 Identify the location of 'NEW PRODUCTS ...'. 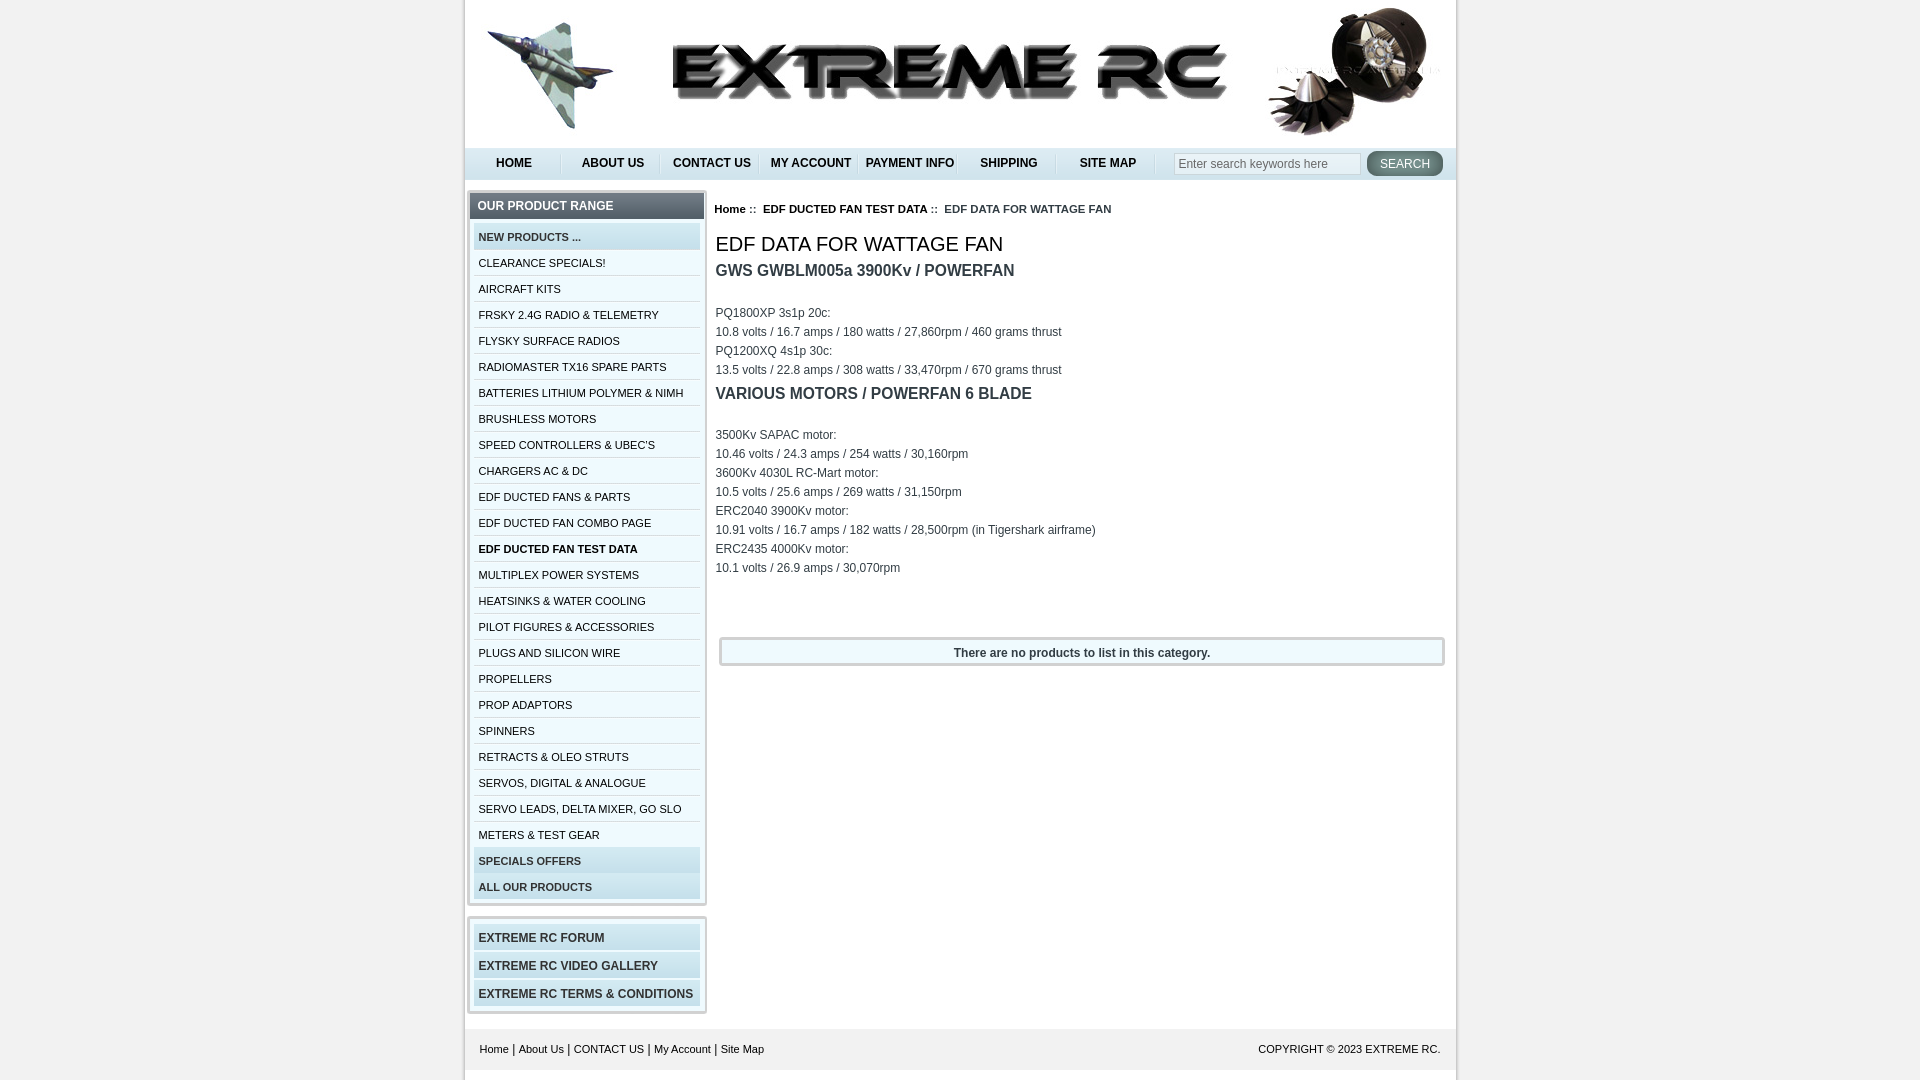
(585, 234).